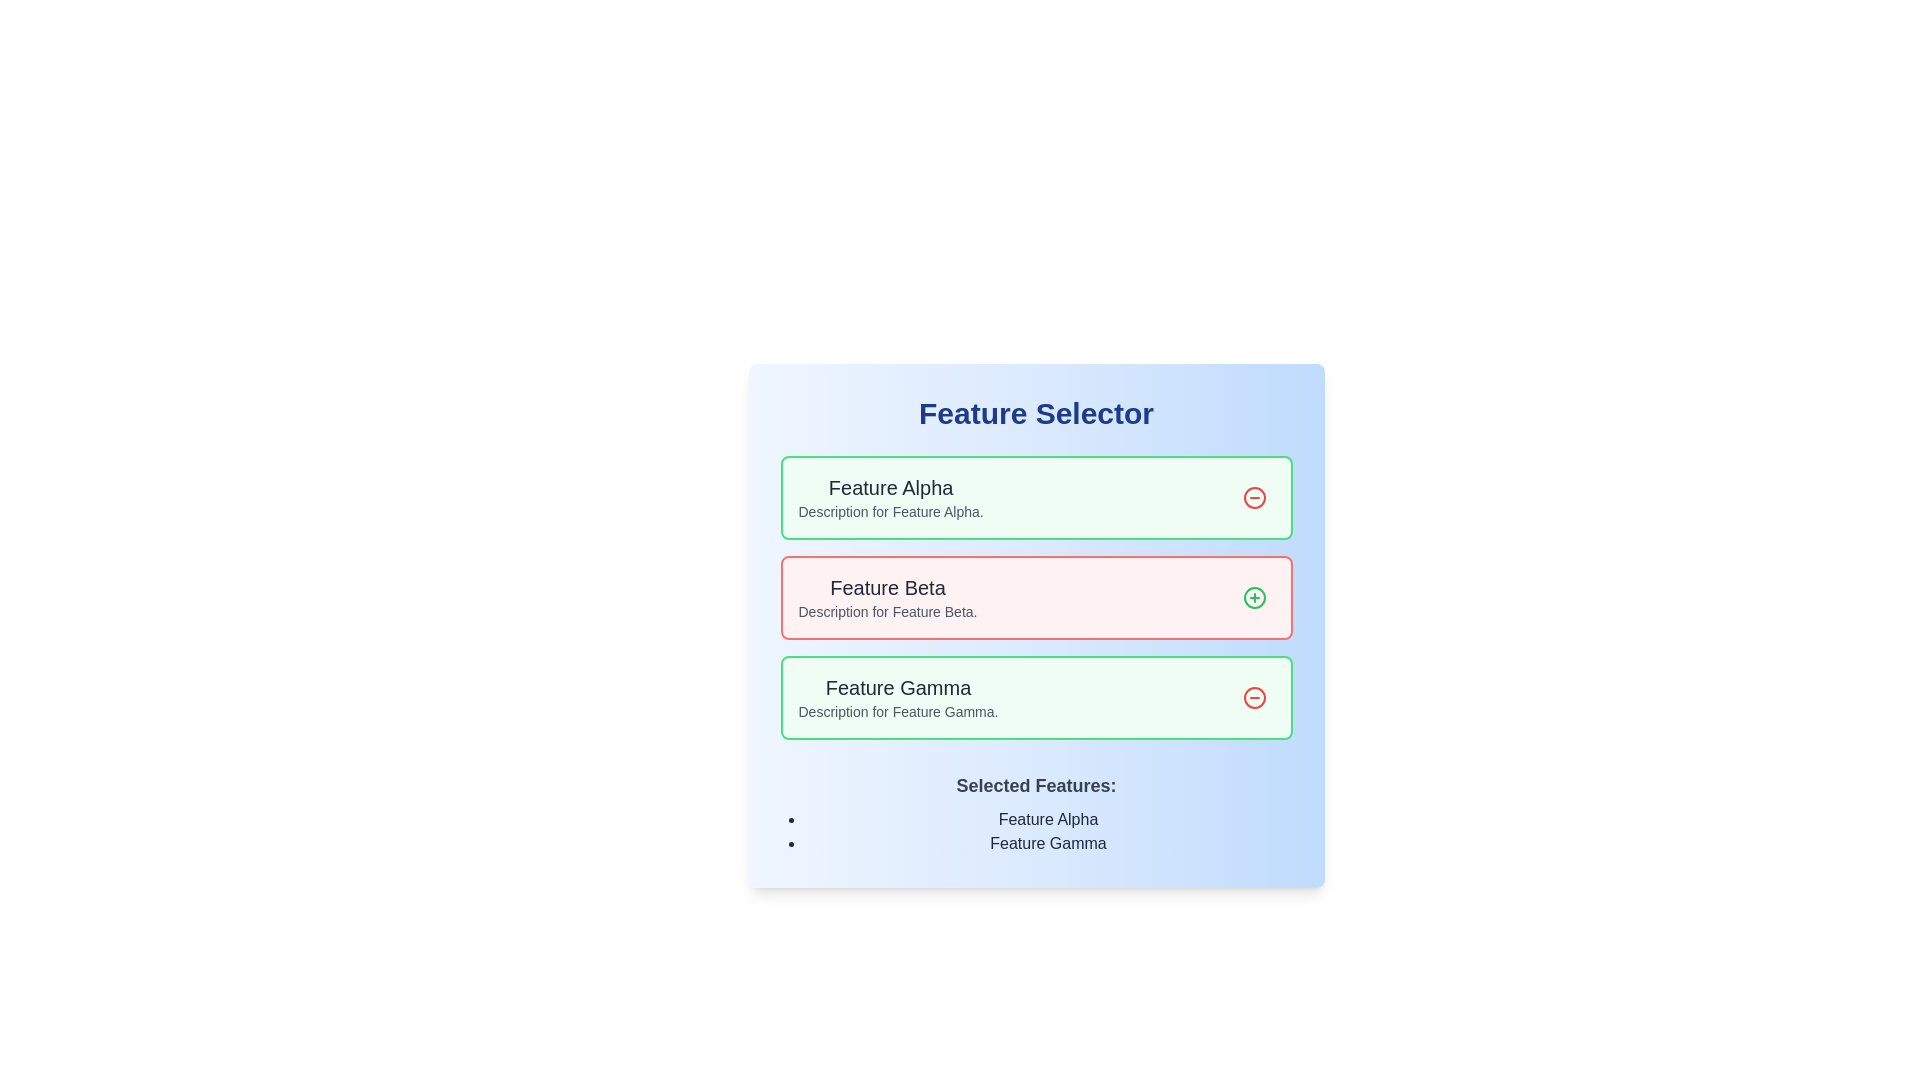 Image resolution: width=1920 pixels, height=1080 pixels. Describe the element at coordinates (1253, 496) in the screenshot. I see `the circular button with a red border and a minus sign icon located at the upper right corner of the 'Feature Alpha' card` at that location.